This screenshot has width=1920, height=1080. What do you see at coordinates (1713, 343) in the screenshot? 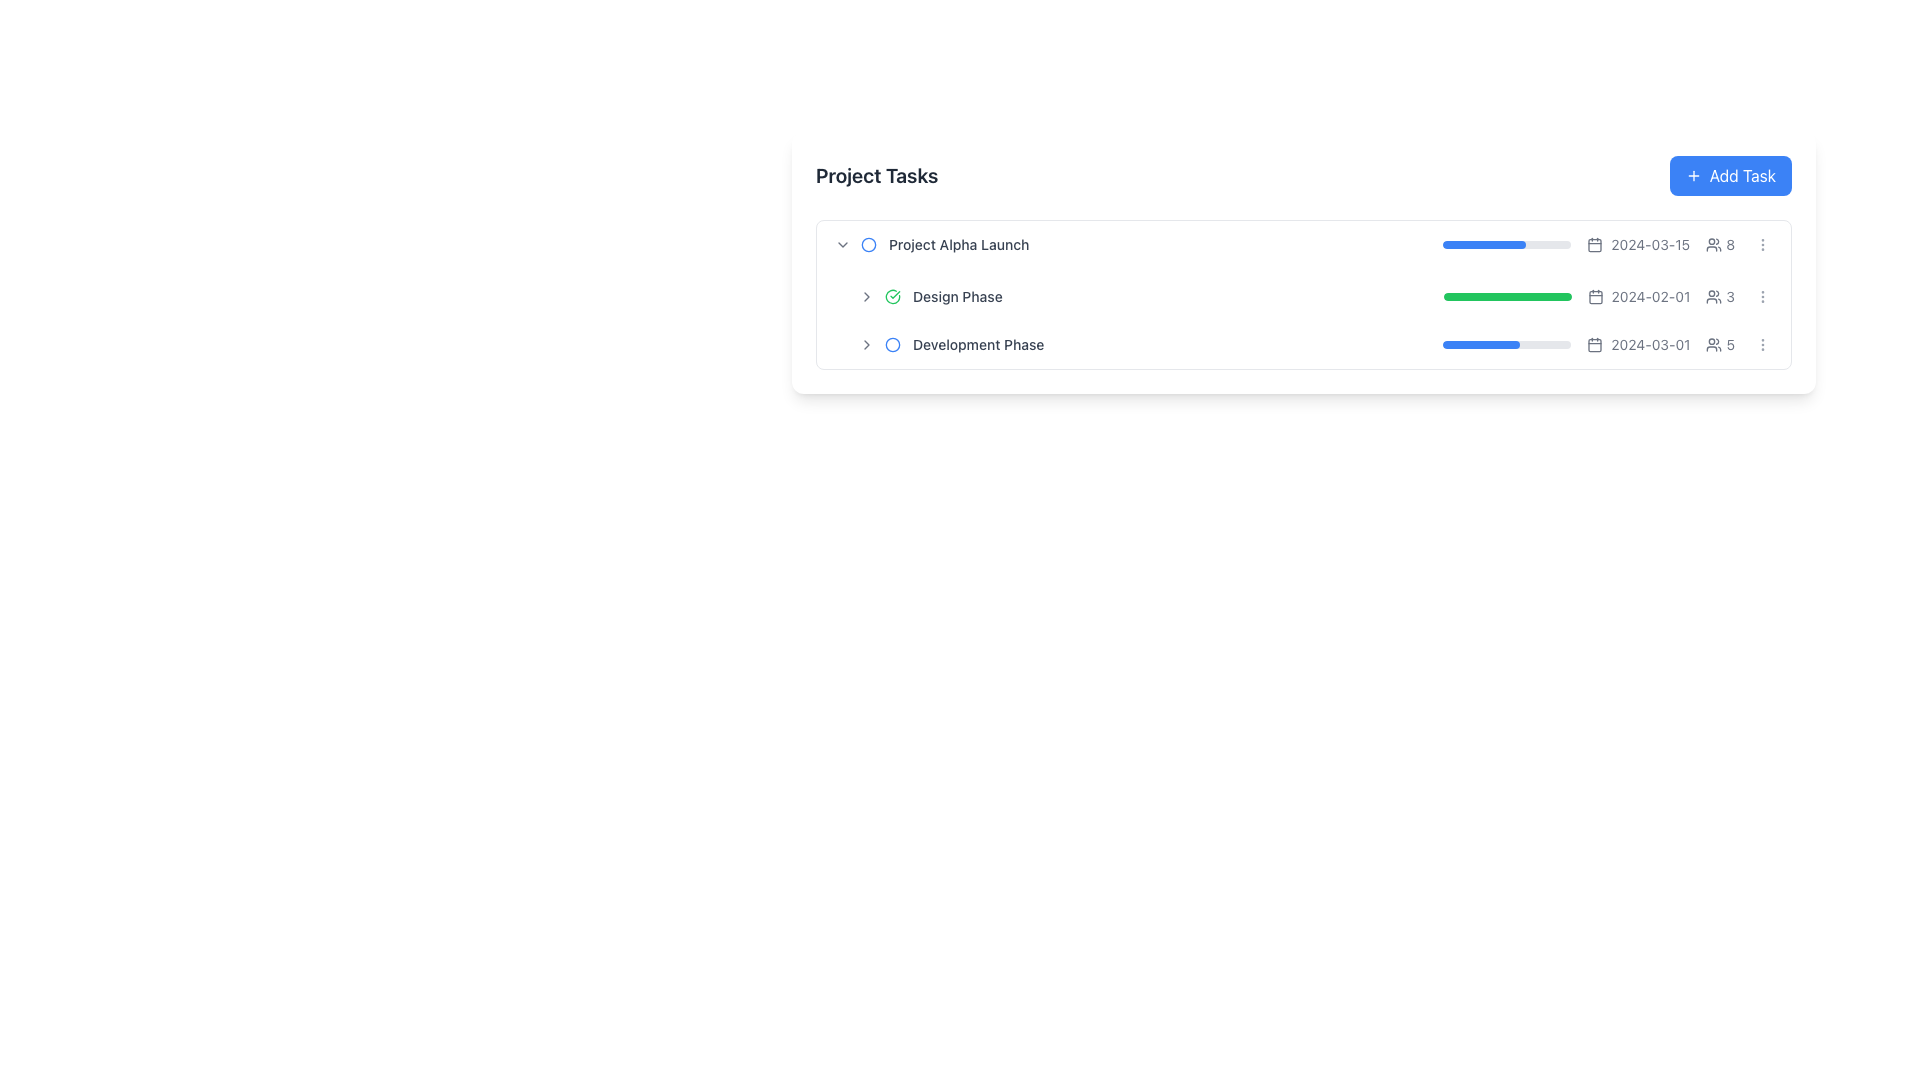
I see `the group icon represented by two stylized human figures, located to the right of the '2024-03-01' date text and to the left of the '5' user count in the third task row of the 'Project Tasks' table` at bounding box center [1713, 343].